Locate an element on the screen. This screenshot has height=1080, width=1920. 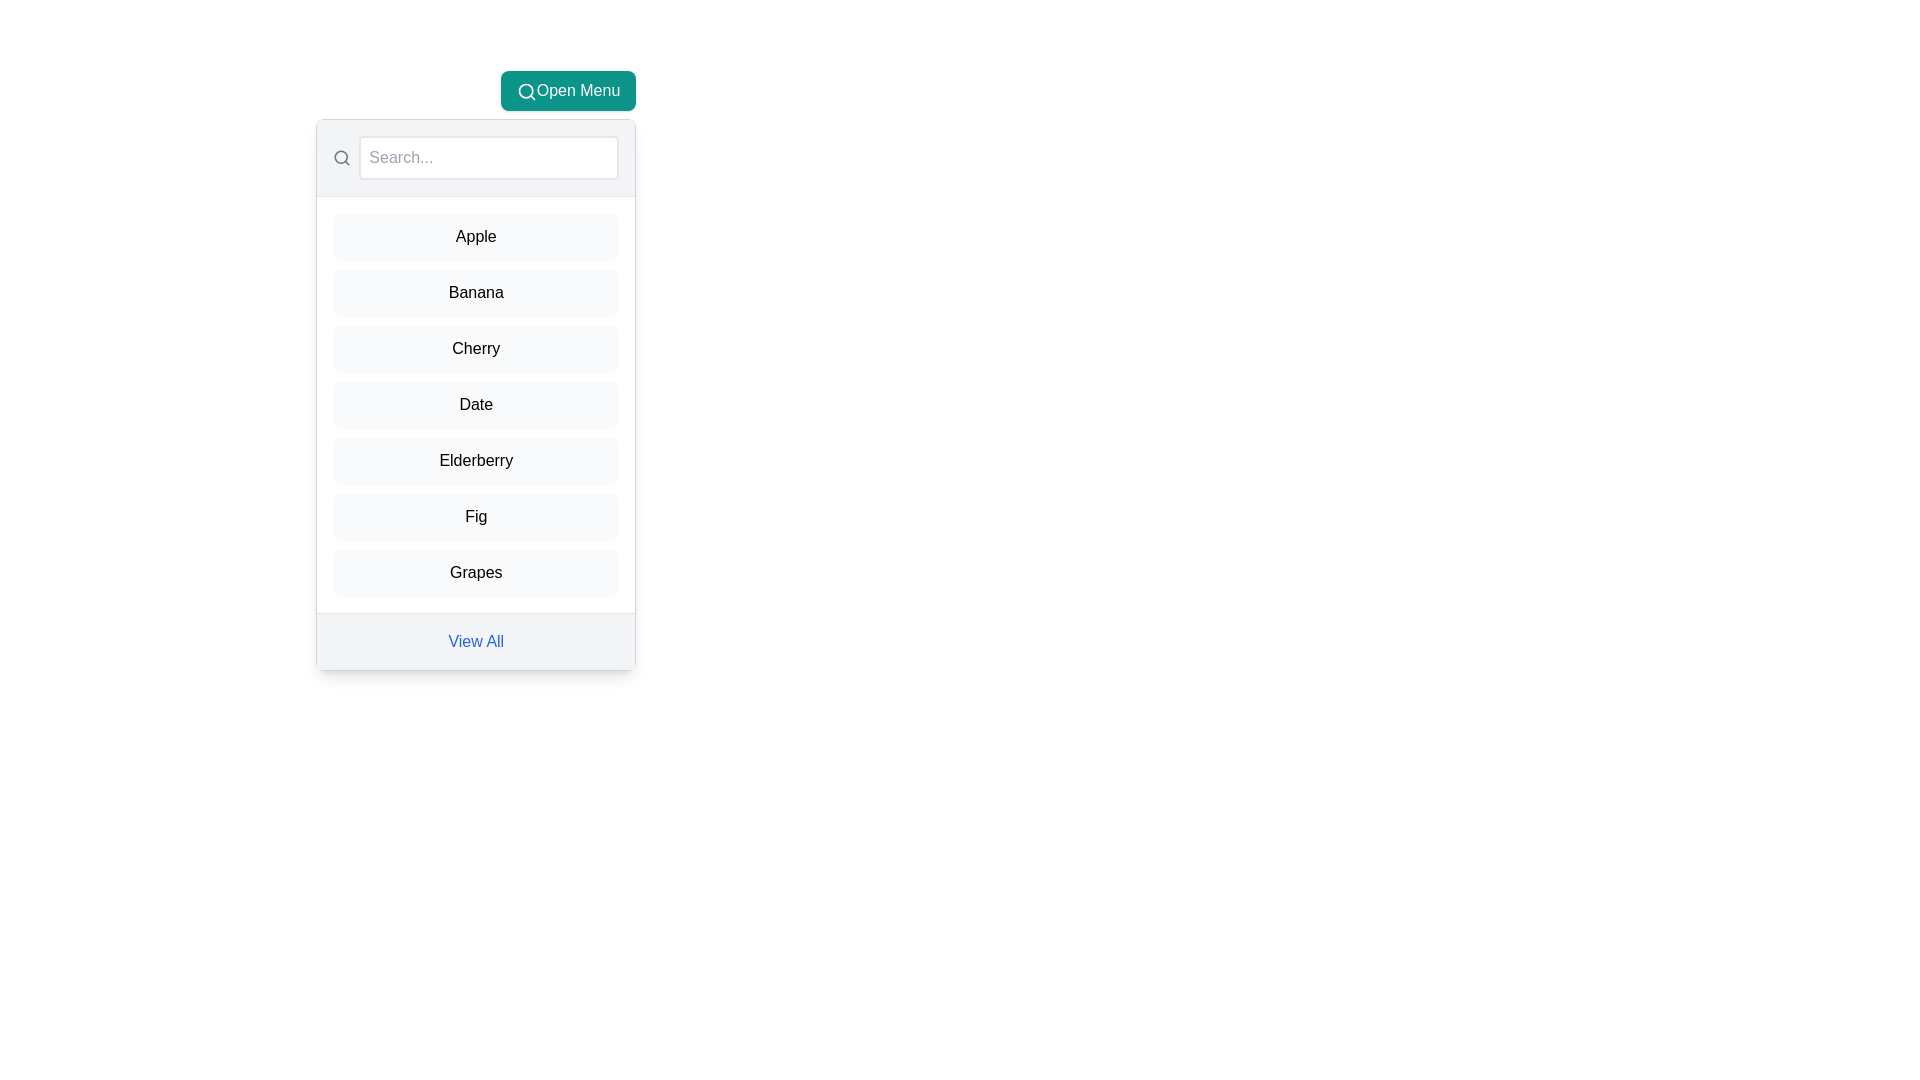
the rectangular button with a white background and black text labeled 'Grapes' is located at coordinates (475, 573).